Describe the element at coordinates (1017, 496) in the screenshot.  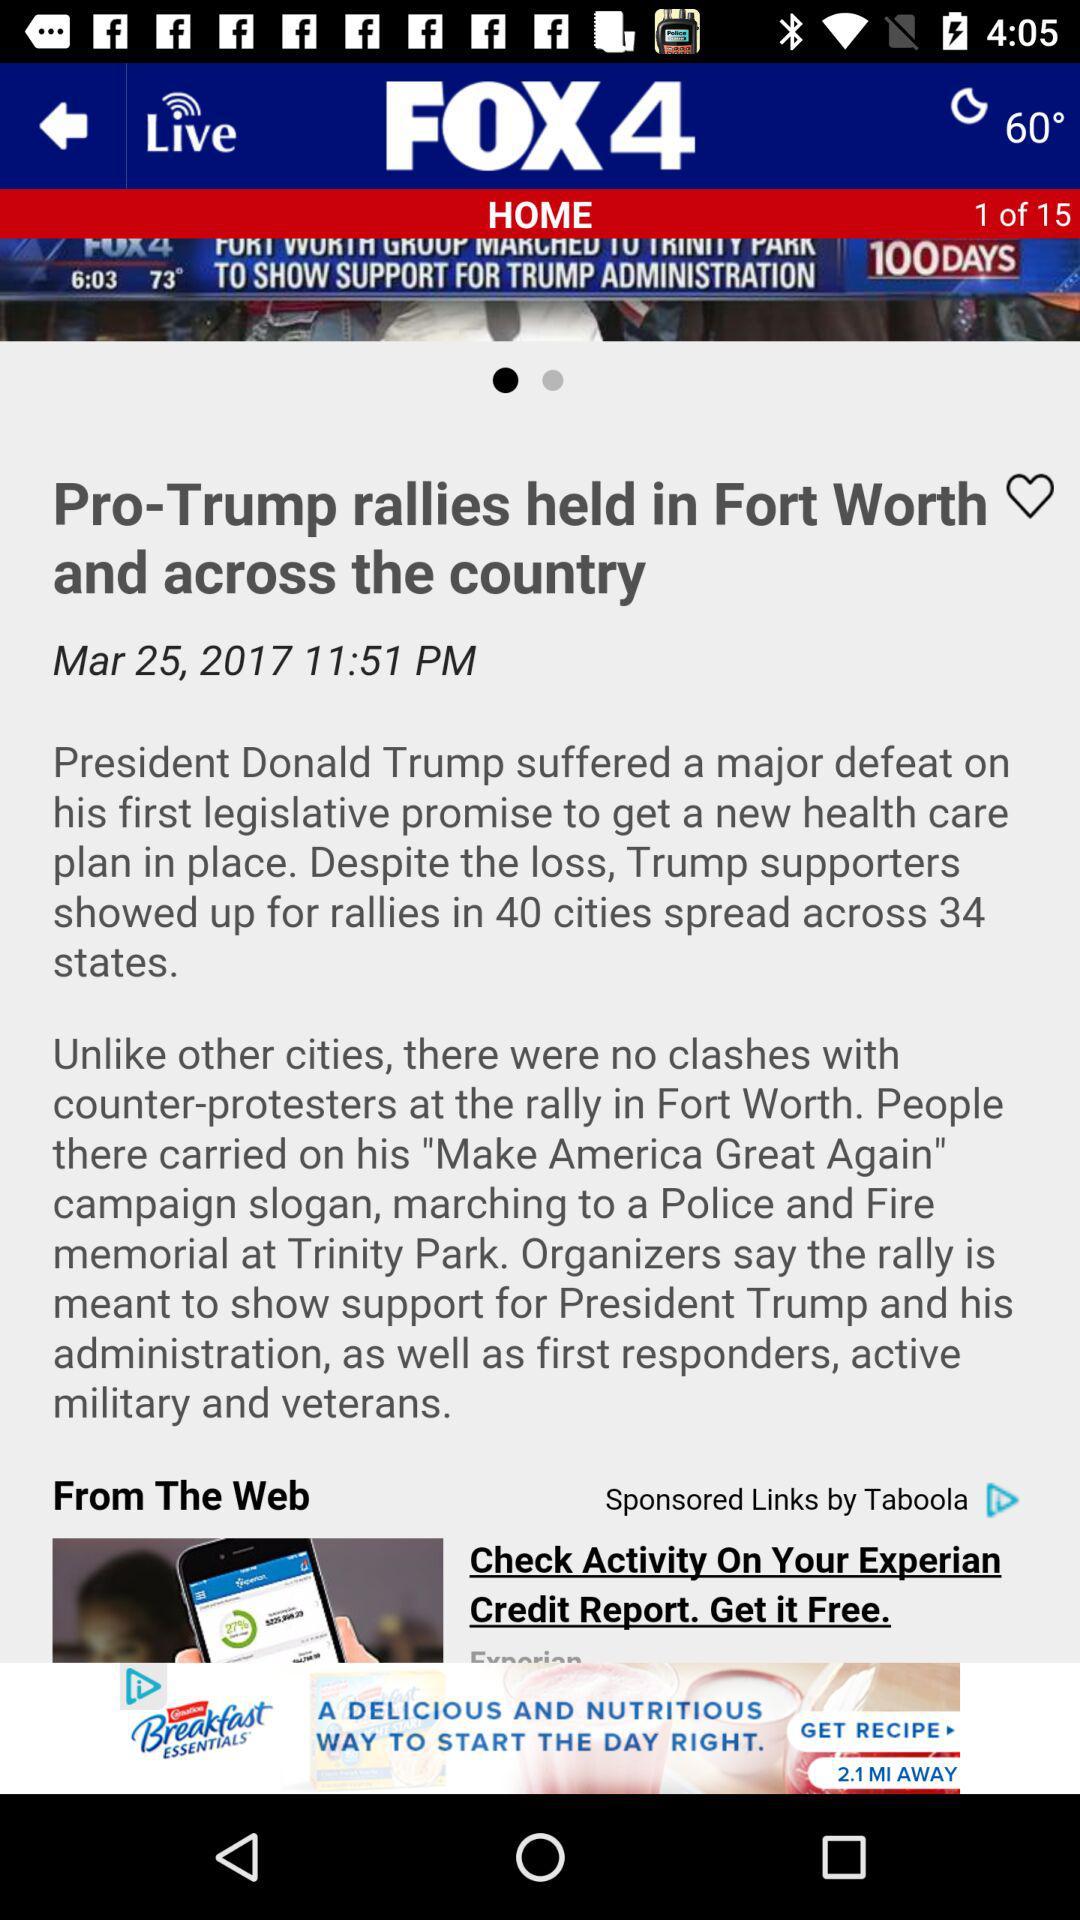
I see `favourite` at that location.